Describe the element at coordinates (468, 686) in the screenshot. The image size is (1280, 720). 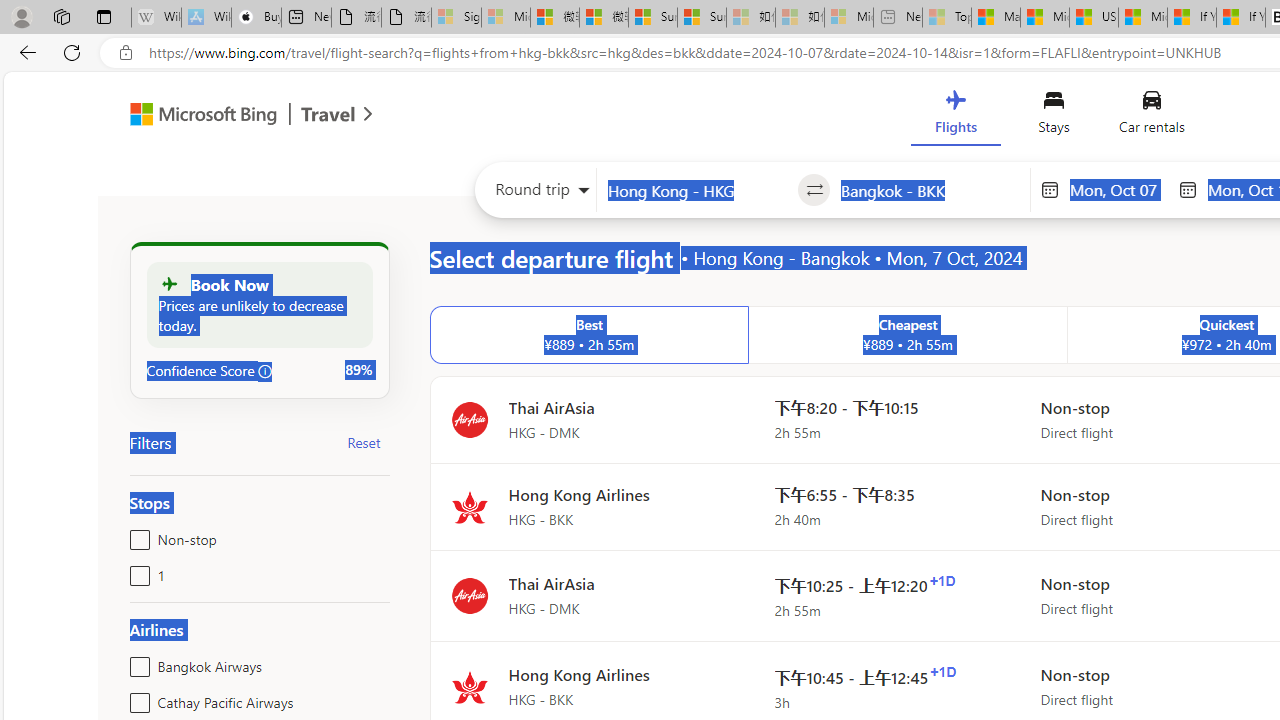
I see `'Flight logo'` at that location.